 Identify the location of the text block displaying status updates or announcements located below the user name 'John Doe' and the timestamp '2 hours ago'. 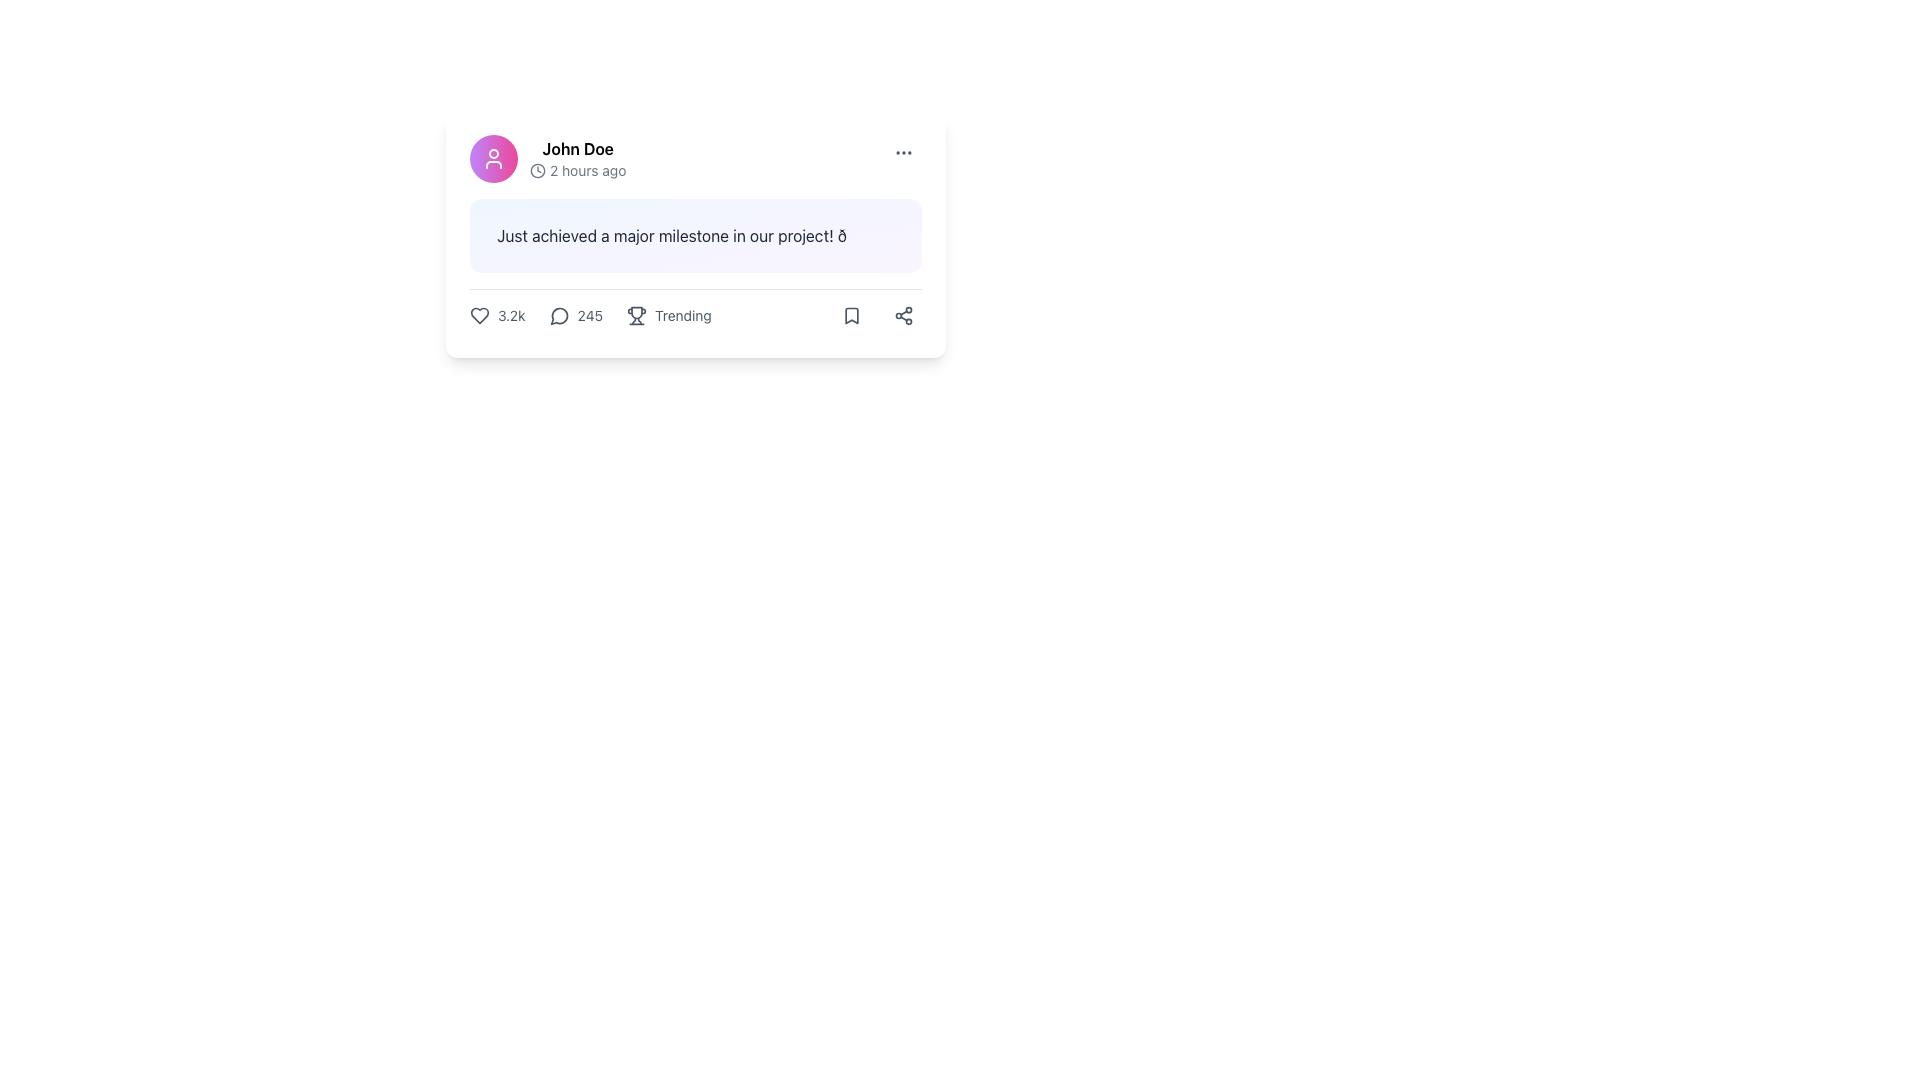
(696, 234).